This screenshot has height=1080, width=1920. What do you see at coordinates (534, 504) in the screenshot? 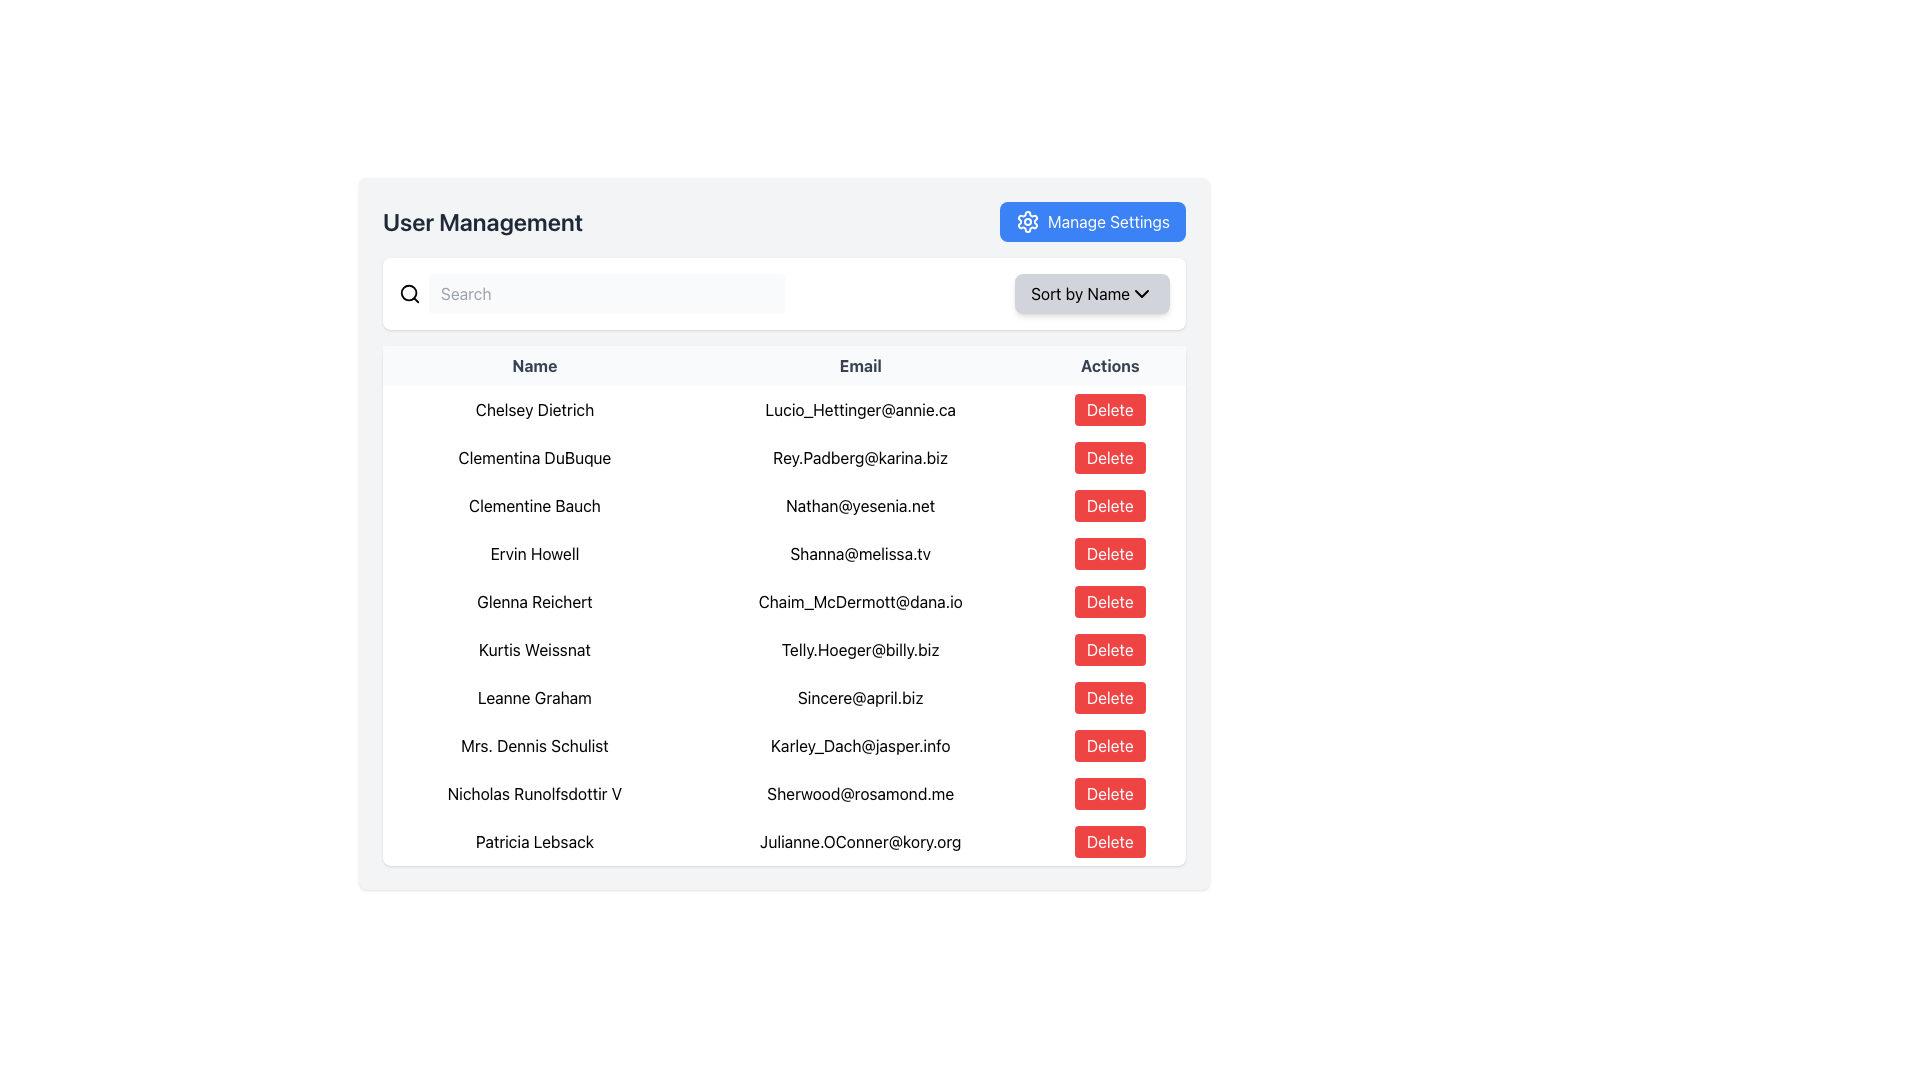
I see `the text label 'Clementine Bauch' located in the third row of the 'Name' column of the table` at bounding box center [534, 504].